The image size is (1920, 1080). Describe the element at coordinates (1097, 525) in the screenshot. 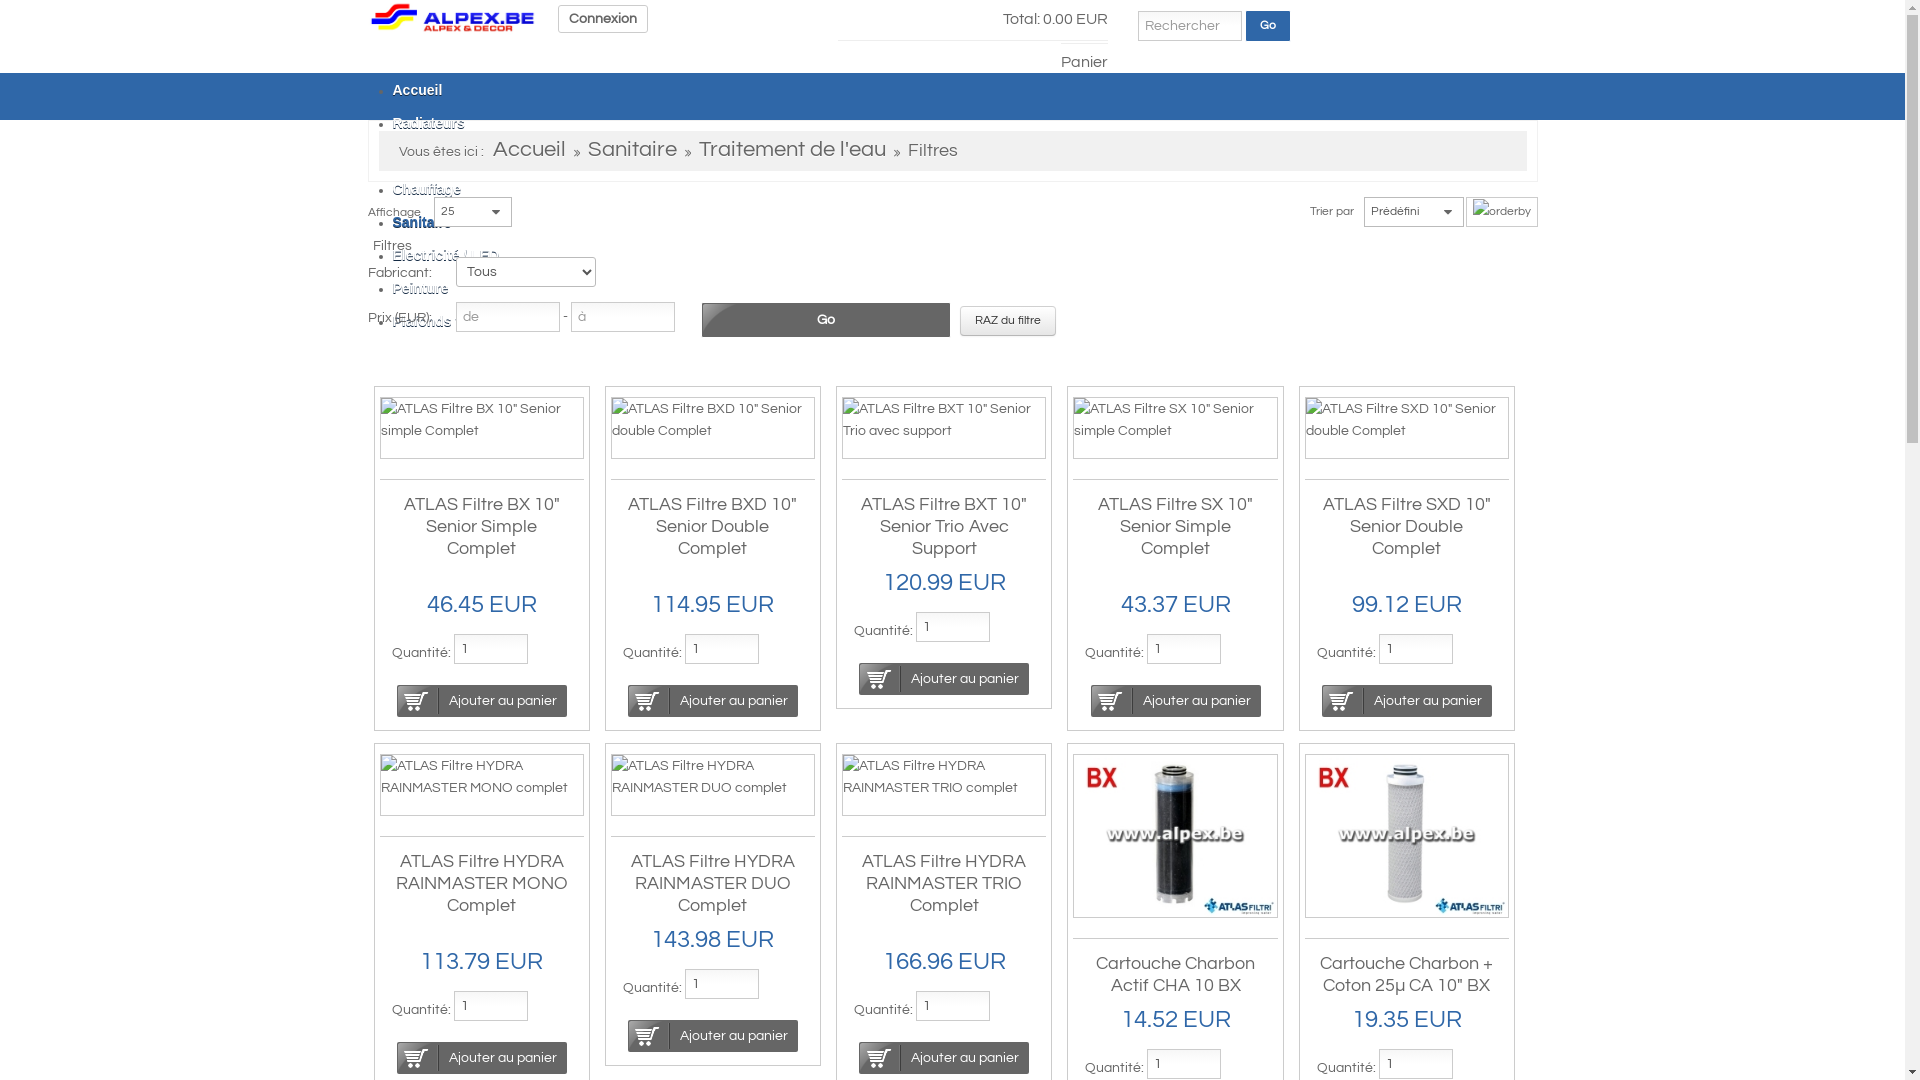

I see `'ATLAS Filtre SX 10" Senior Simple Complet'` at that location.